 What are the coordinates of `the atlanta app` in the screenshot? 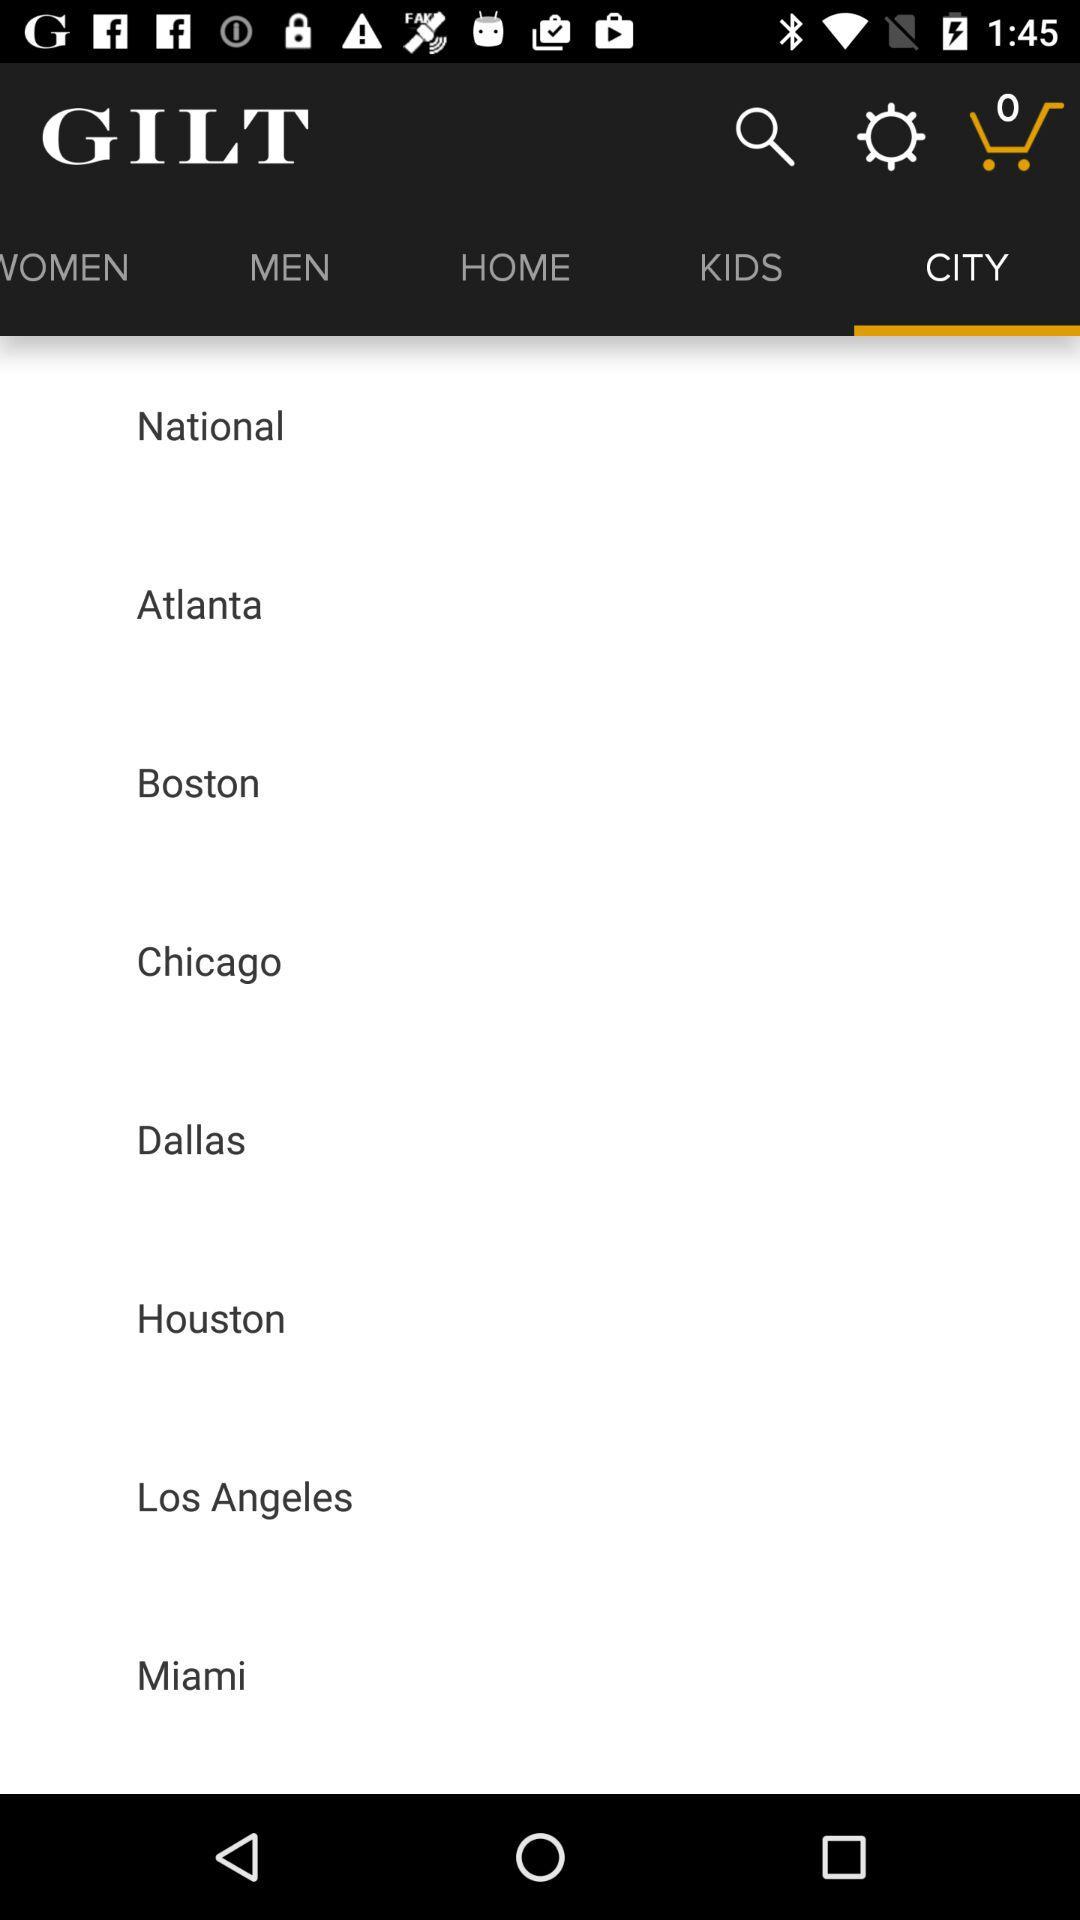 It's located at (199, 602).